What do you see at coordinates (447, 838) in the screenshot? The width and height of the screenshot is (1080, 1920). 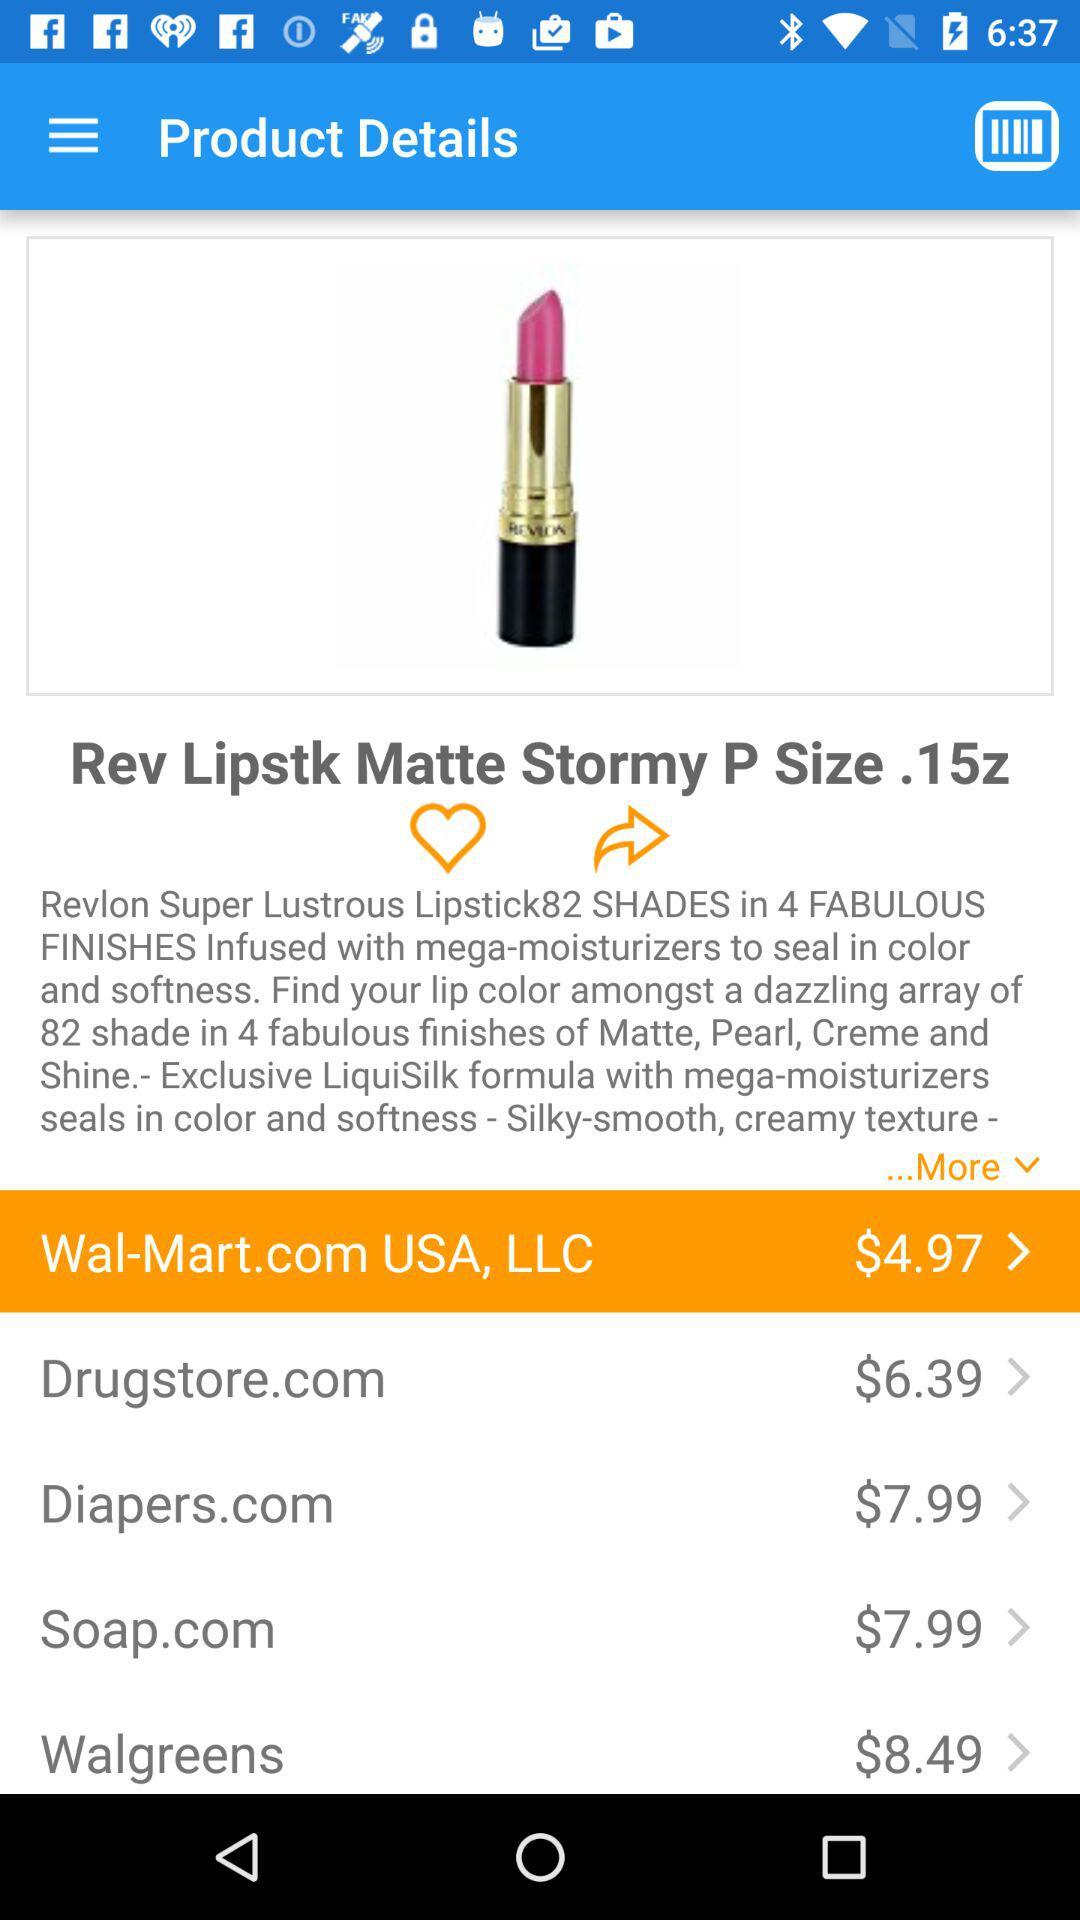 I see `like this product` at bounding box center [447, 838].